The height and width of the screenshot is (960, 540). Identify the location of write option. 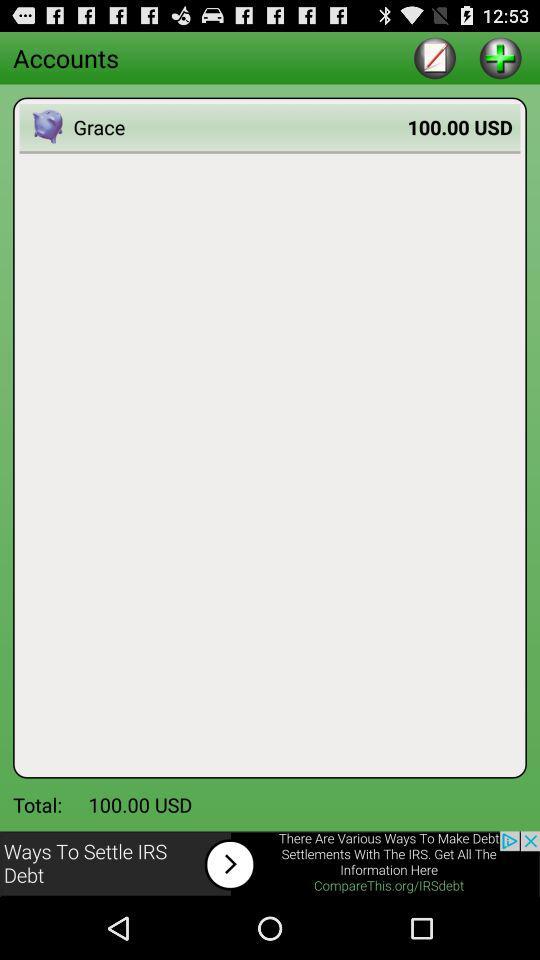
(434, 56).